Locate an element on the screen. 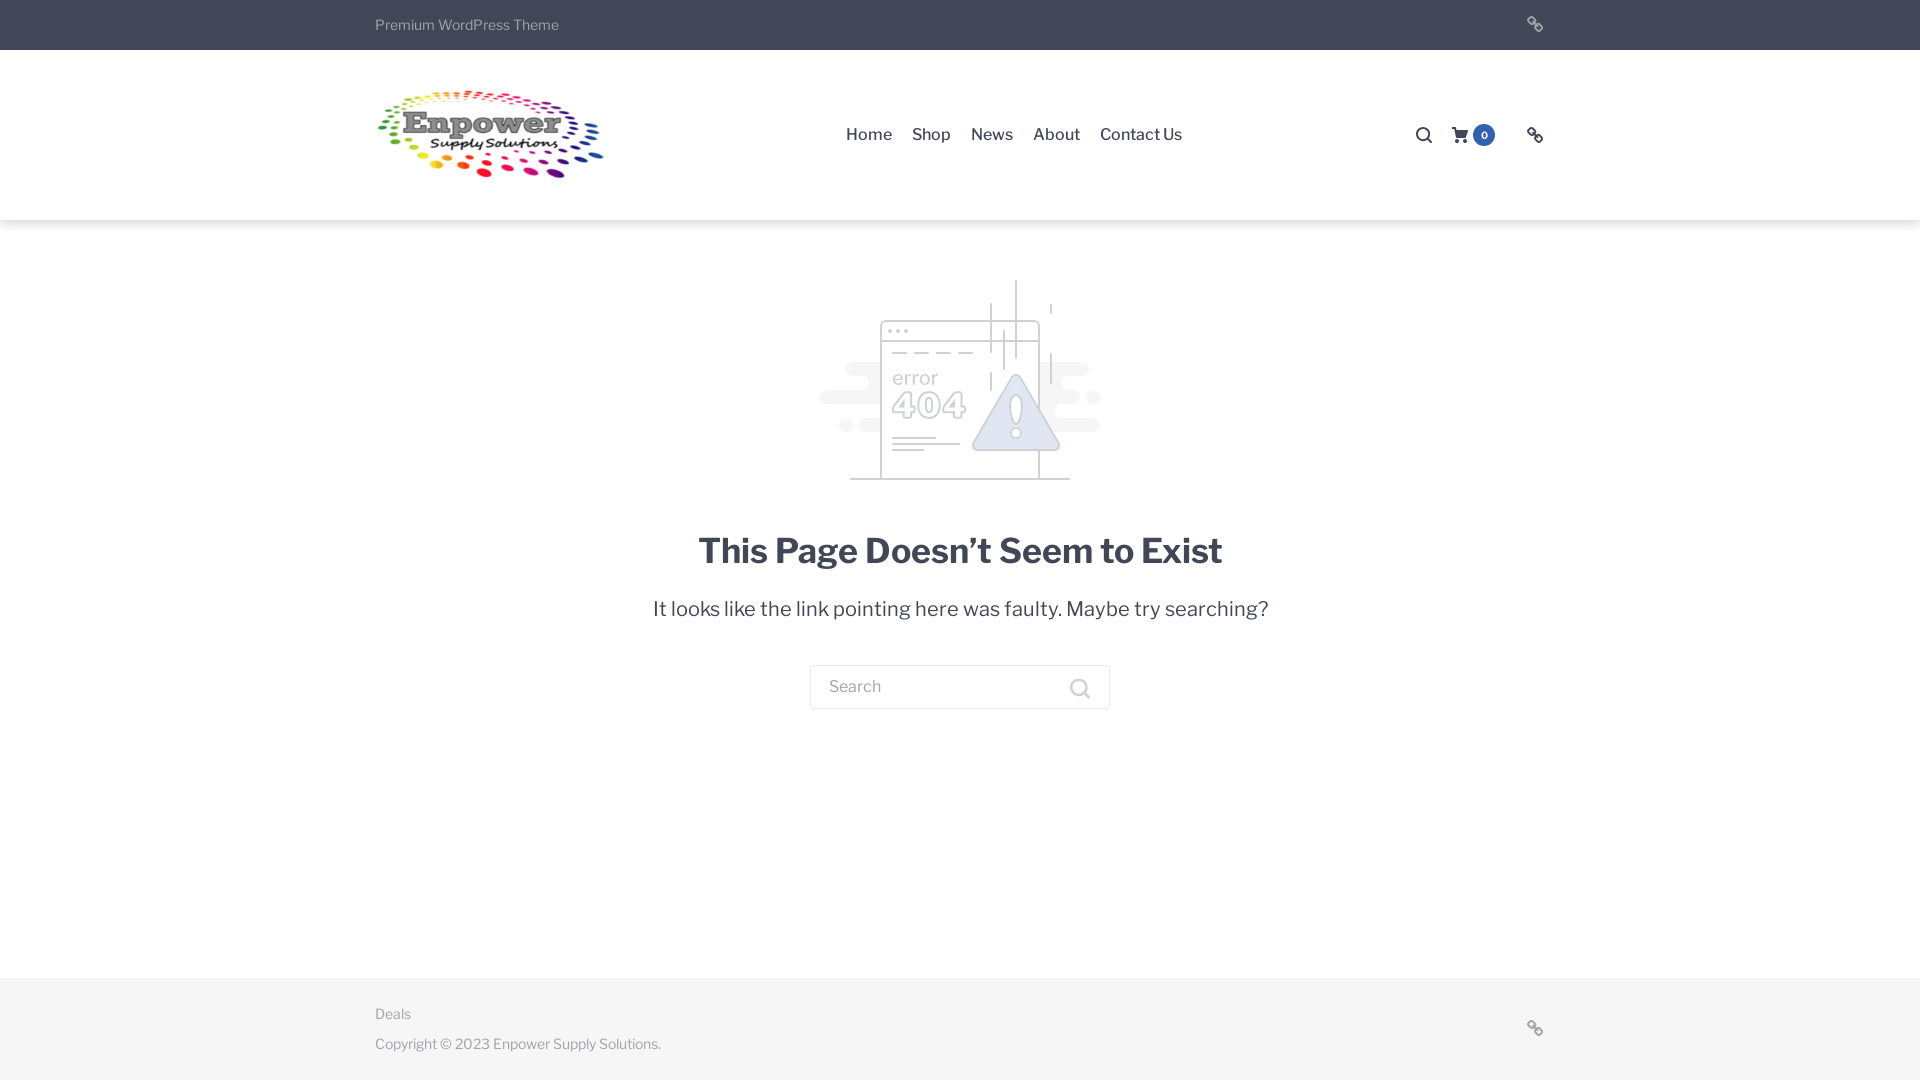  'News' is located at coordinates (992, 135).